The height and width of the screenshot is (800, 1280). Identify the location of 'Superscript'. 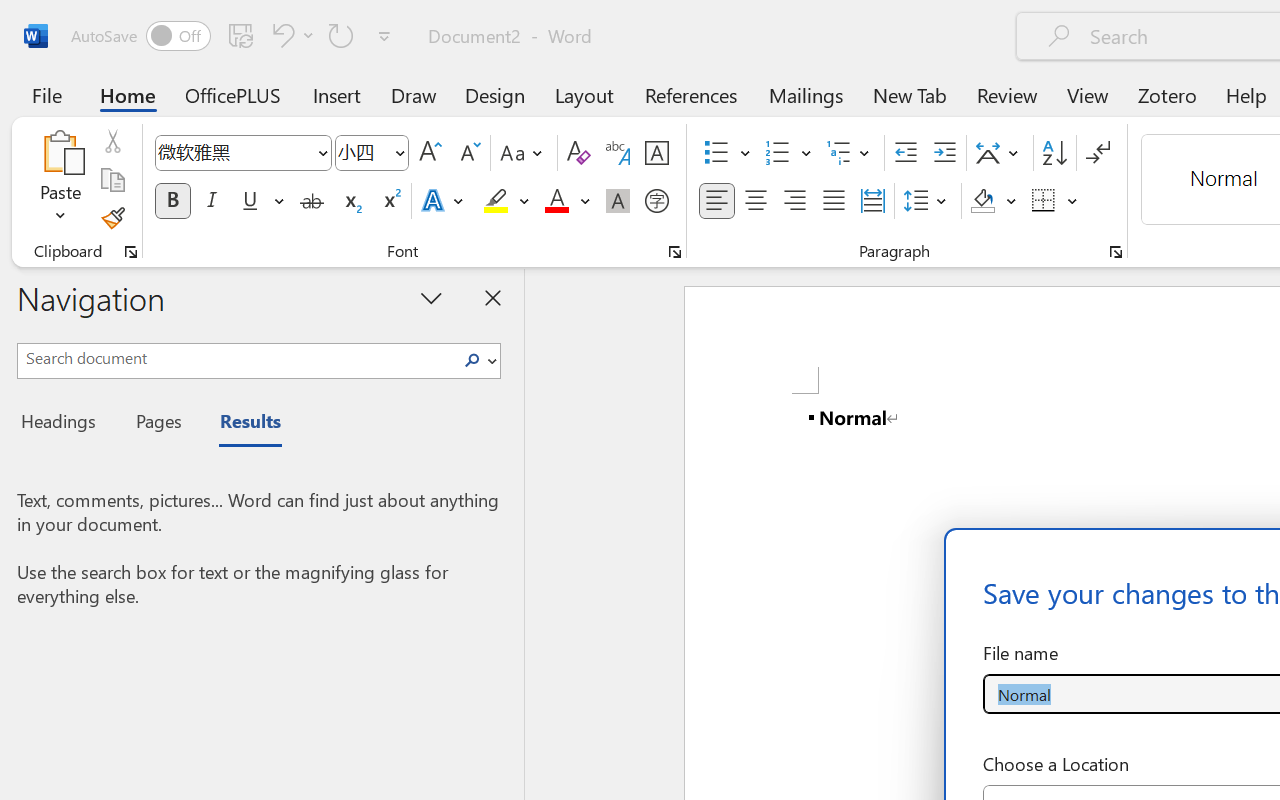
(390, 201).